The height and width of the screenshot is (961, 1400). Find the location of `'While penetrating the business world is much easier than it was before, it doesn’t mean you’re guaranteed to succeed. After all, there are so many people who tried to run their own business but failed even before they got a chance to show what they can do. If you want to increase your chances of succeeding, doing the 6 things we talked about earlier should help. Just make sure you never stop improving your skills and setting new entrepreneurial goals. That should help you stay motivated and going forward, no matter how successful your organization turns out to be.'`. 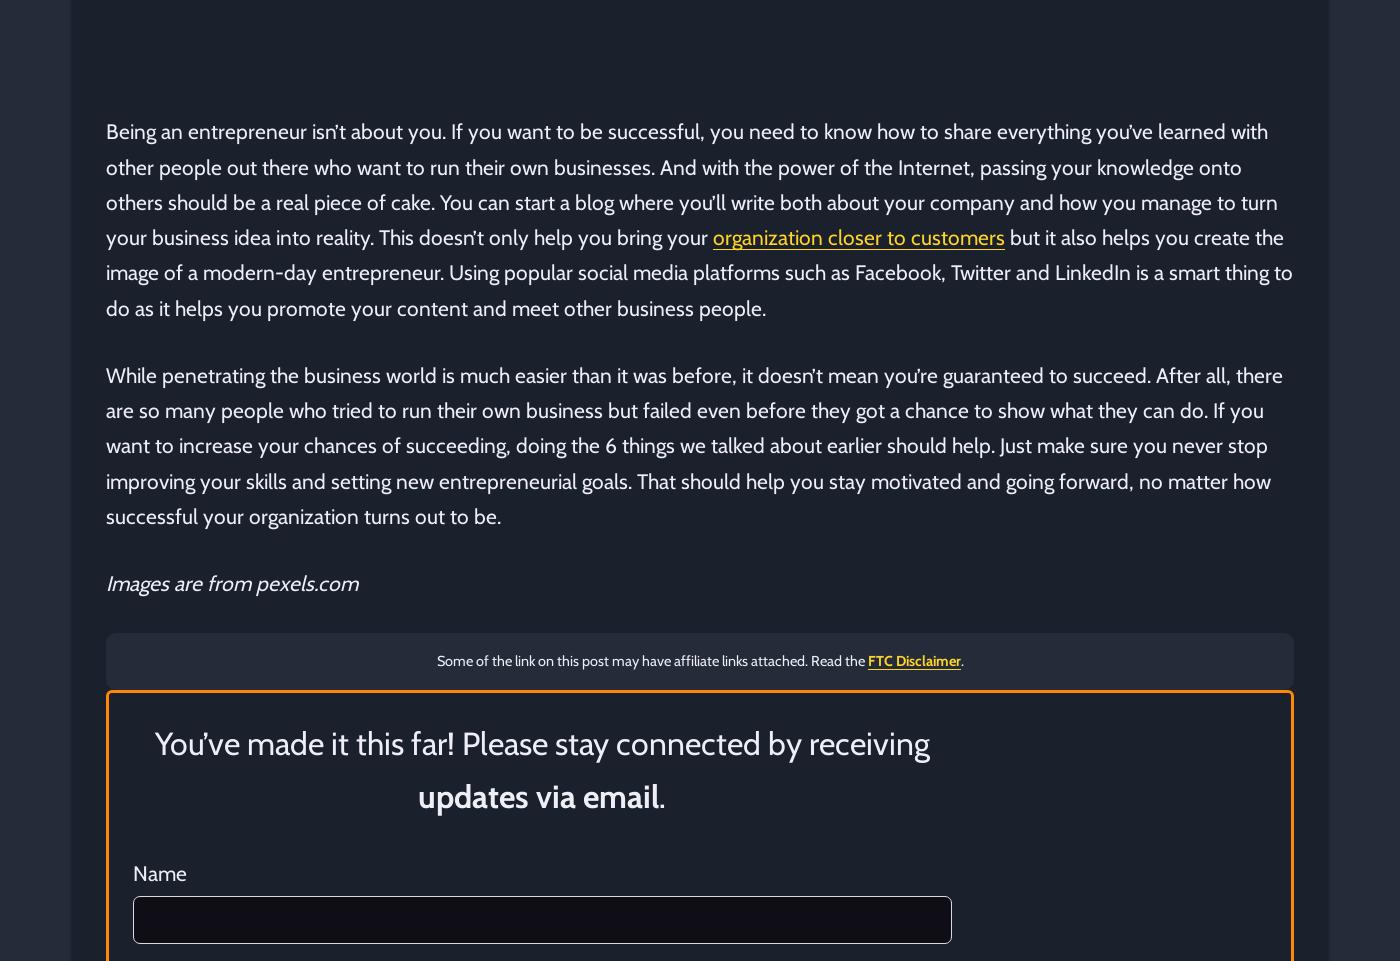

'While penetrating the business world is much easier than it was before, it doesn’t mean you’re guaranteed to succeed. After all, there are so many people who tried to run their own business but failed even before they got a chance to show what they can do. If you want to increase your chances of succeeding, doing the 6 things we talked about earlier should help. Just make sure you never stop improving your skills and setting new entrepreneurial goals. That should help you stay motivated and going forward, no matter how successful your organization turns out to be.' is located at coordinates (694, 444).